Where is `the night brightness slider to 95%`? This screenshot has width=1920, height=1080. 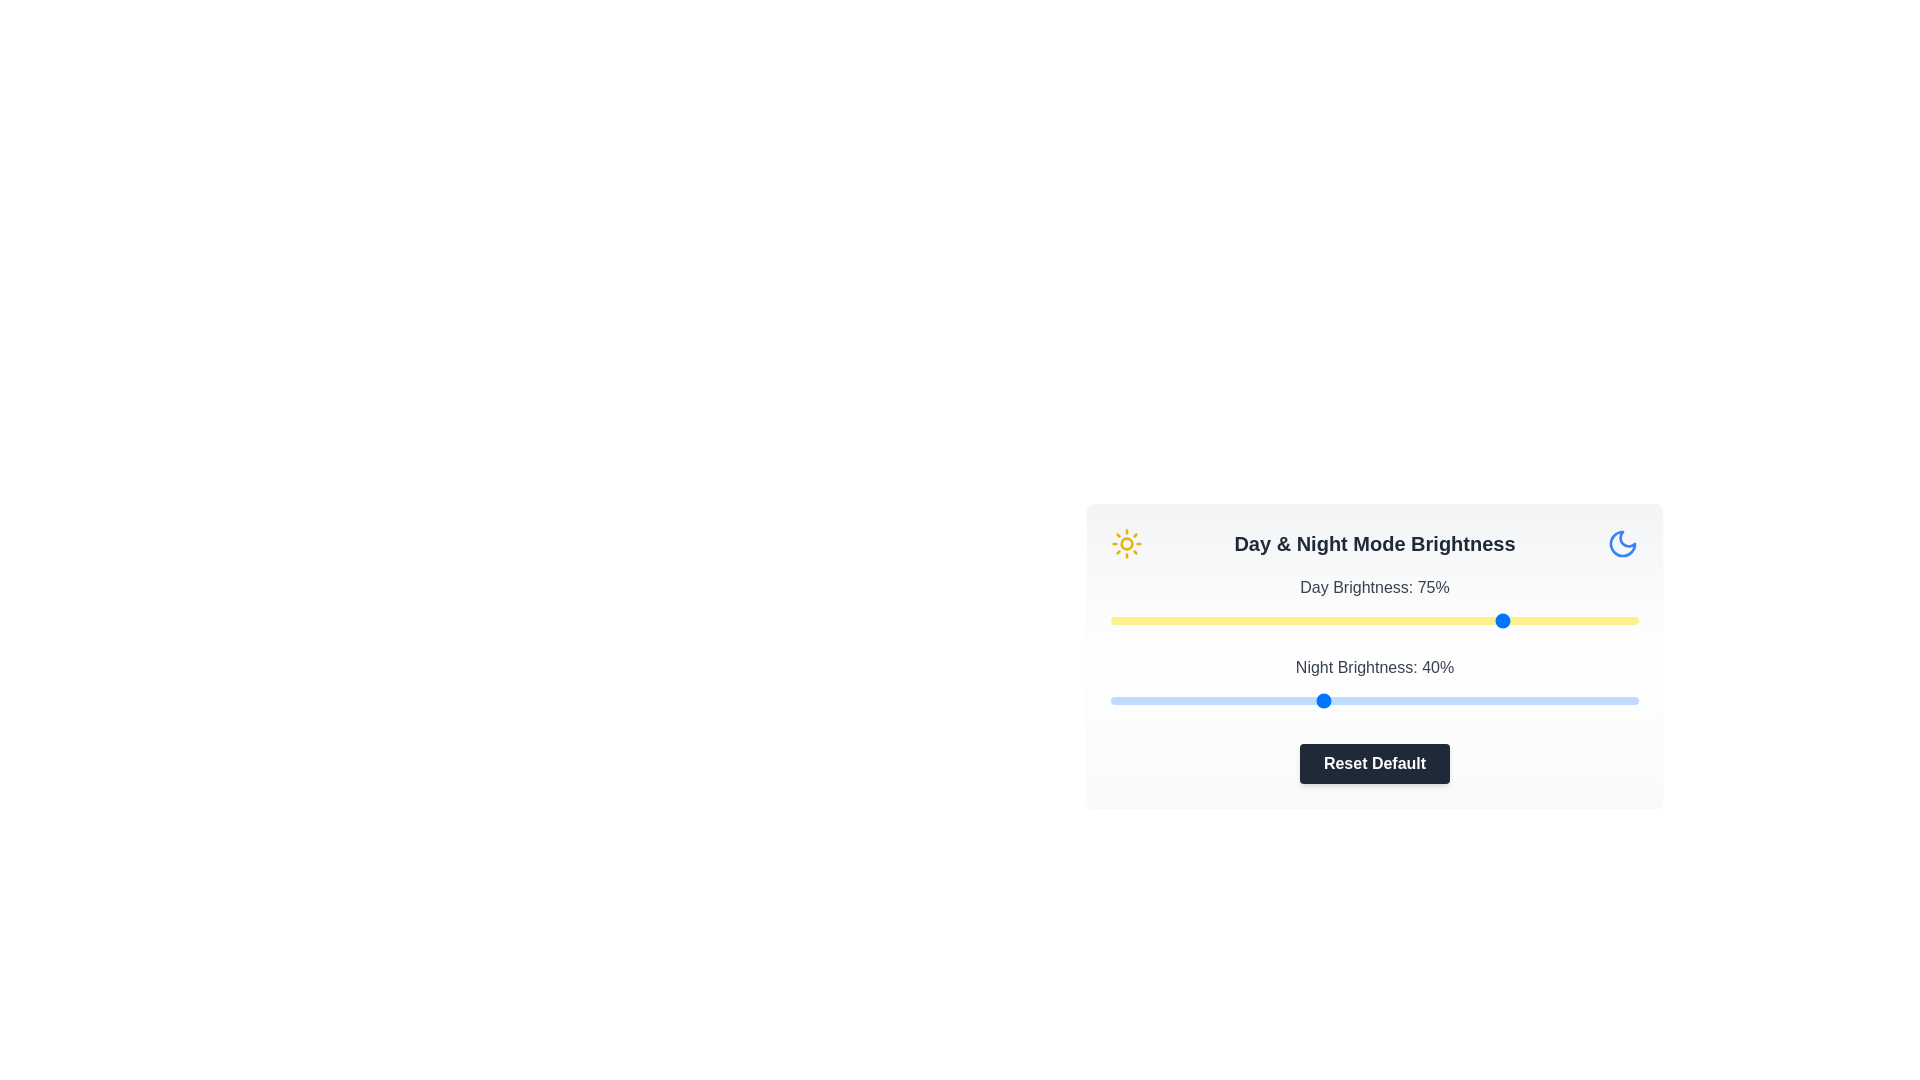 the night brightness slider to 95% is located at coordinates (1612, 700).